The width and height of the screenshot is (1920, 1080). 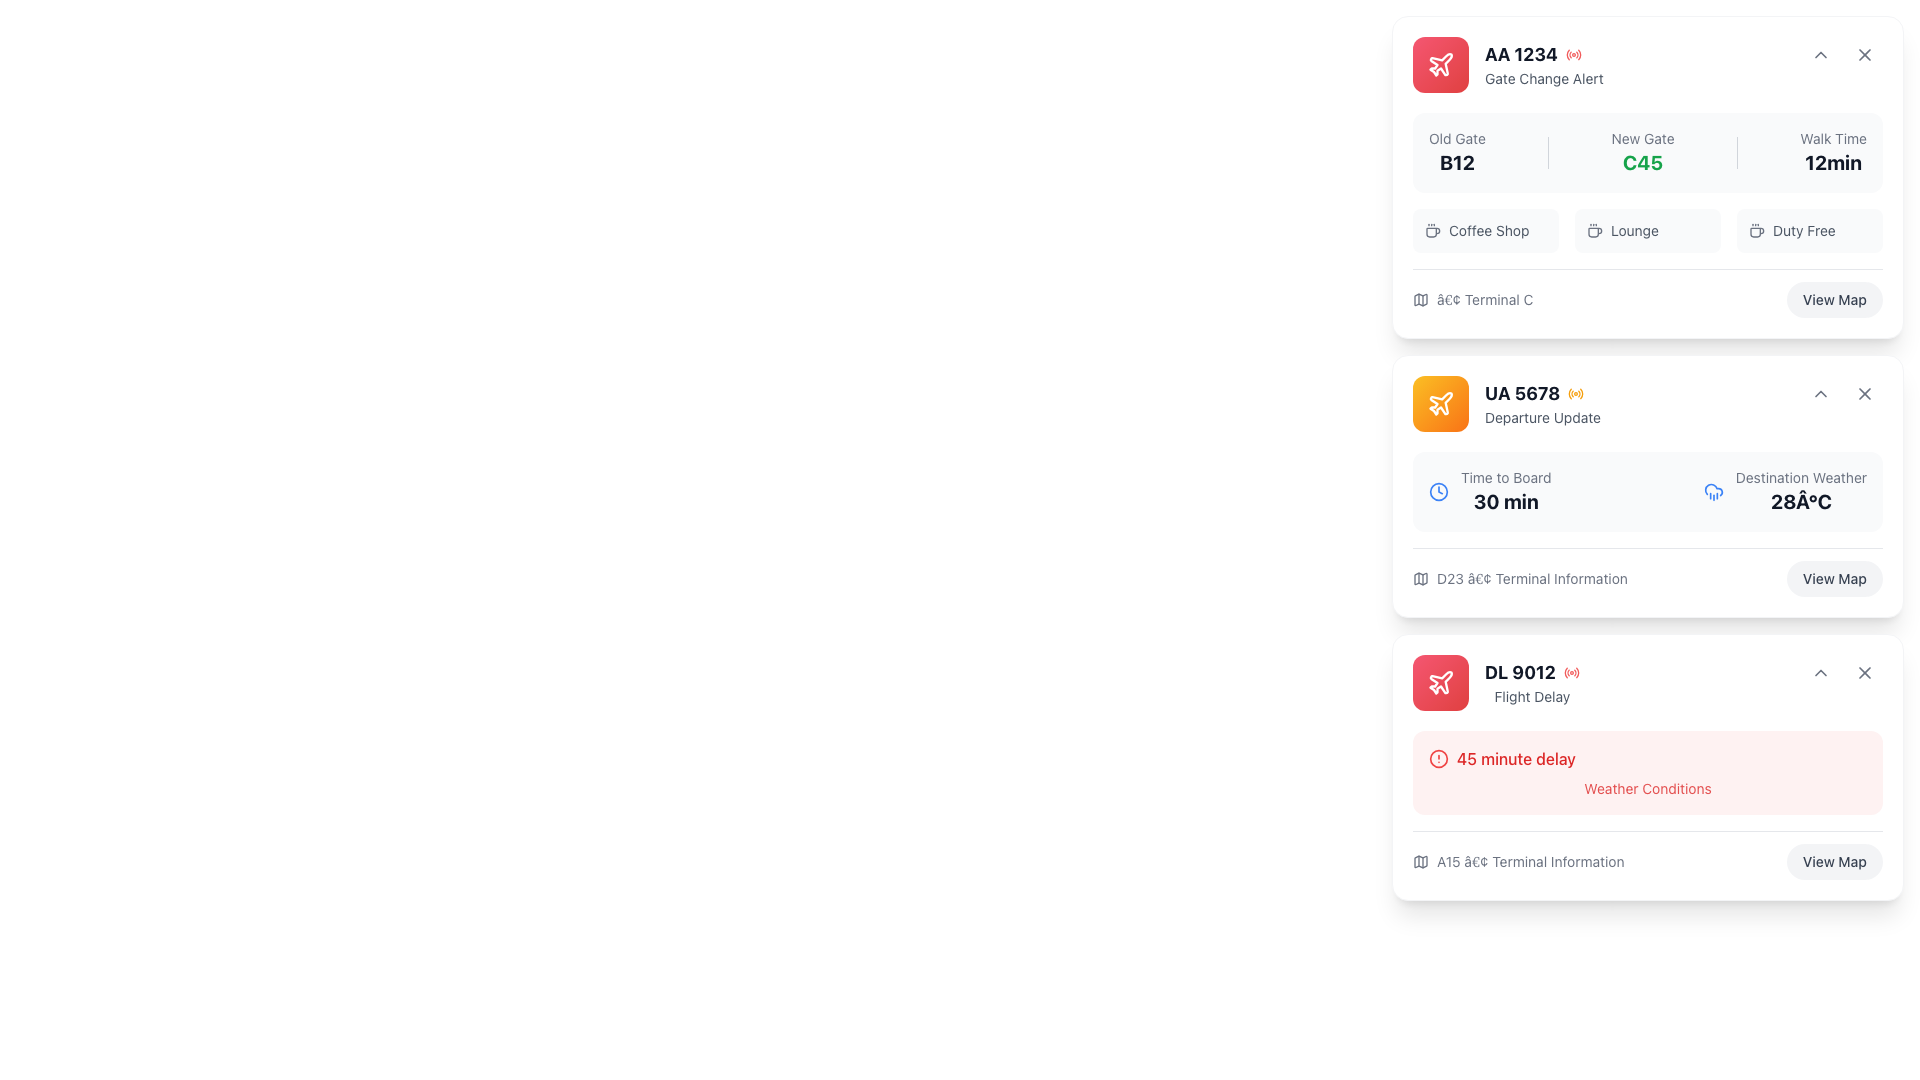 What do you see at coordinates (1441, 681) in the screenshot?
I see `the icon representing the flight or aviation context of the card labeled 'AA 1234 Gate Change Alert', located at the top-left corner of the card` at bounding box center [1441, 681].